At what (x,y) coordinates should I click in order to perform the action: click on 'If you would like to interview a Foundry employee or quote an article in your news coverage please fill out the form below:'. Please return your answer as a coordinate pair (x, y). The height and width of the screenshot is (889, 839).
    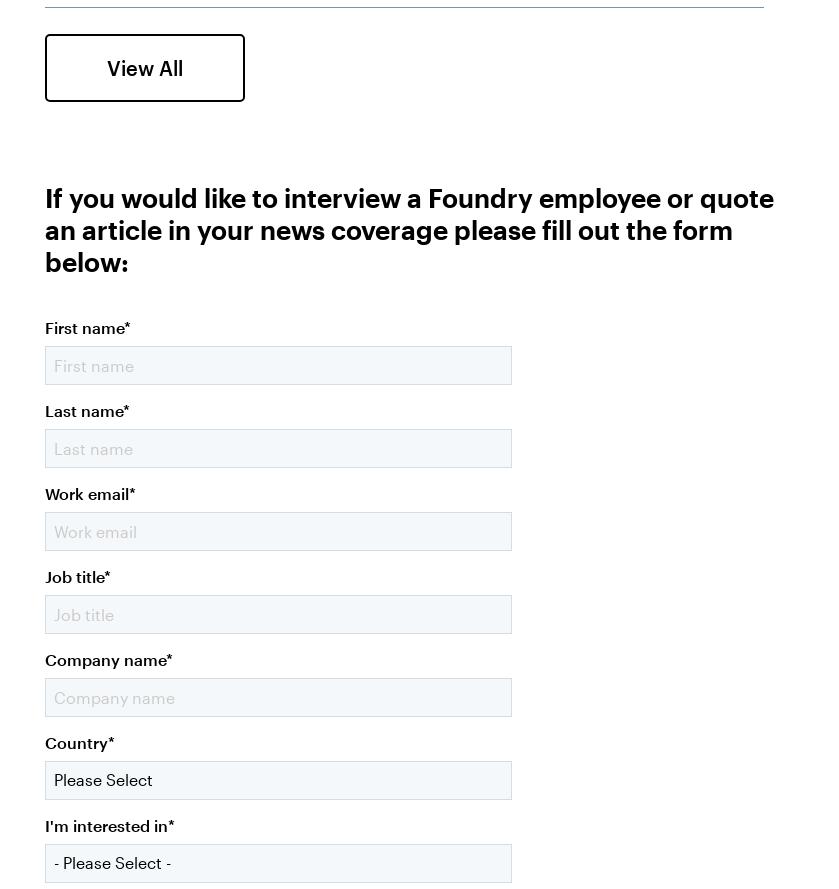
    Looking at the image, I should click on (409, 227).